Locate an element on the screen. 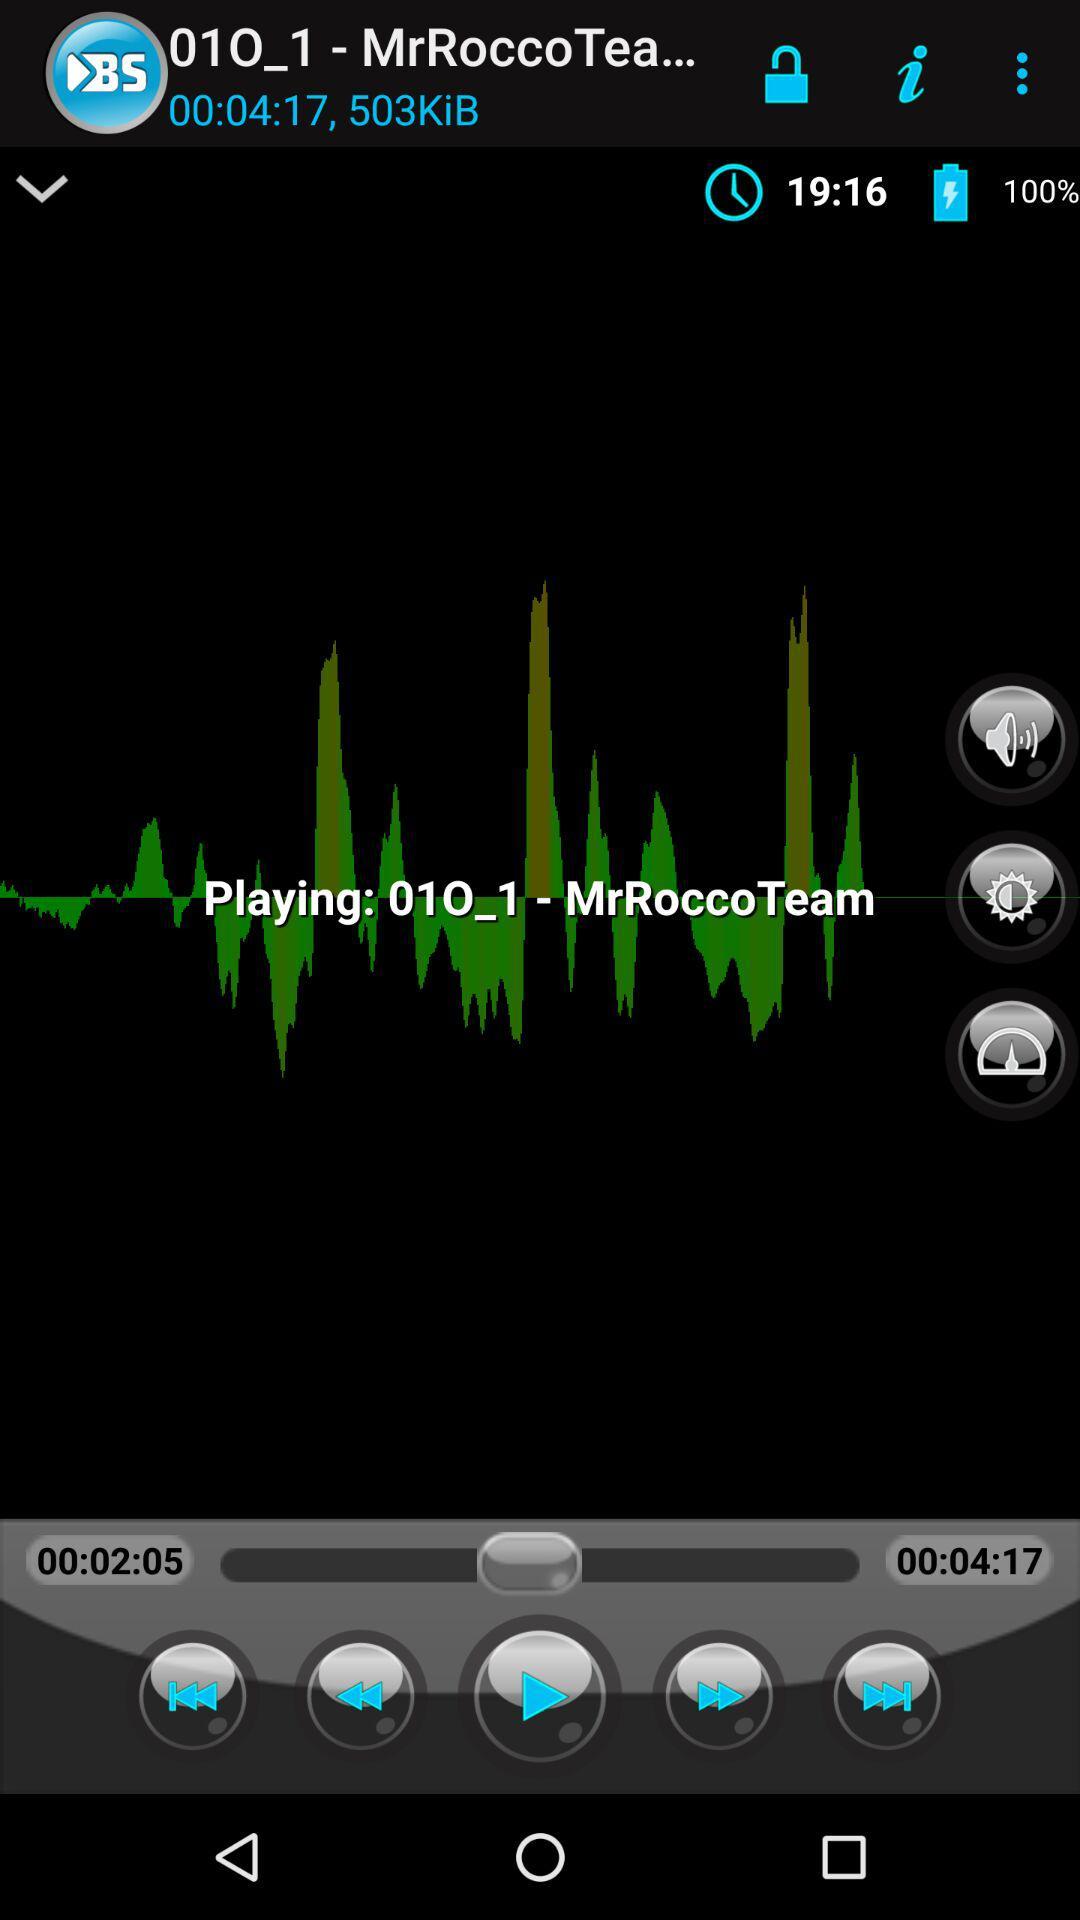  the expand_more icon is located at coordinates (42, 188).